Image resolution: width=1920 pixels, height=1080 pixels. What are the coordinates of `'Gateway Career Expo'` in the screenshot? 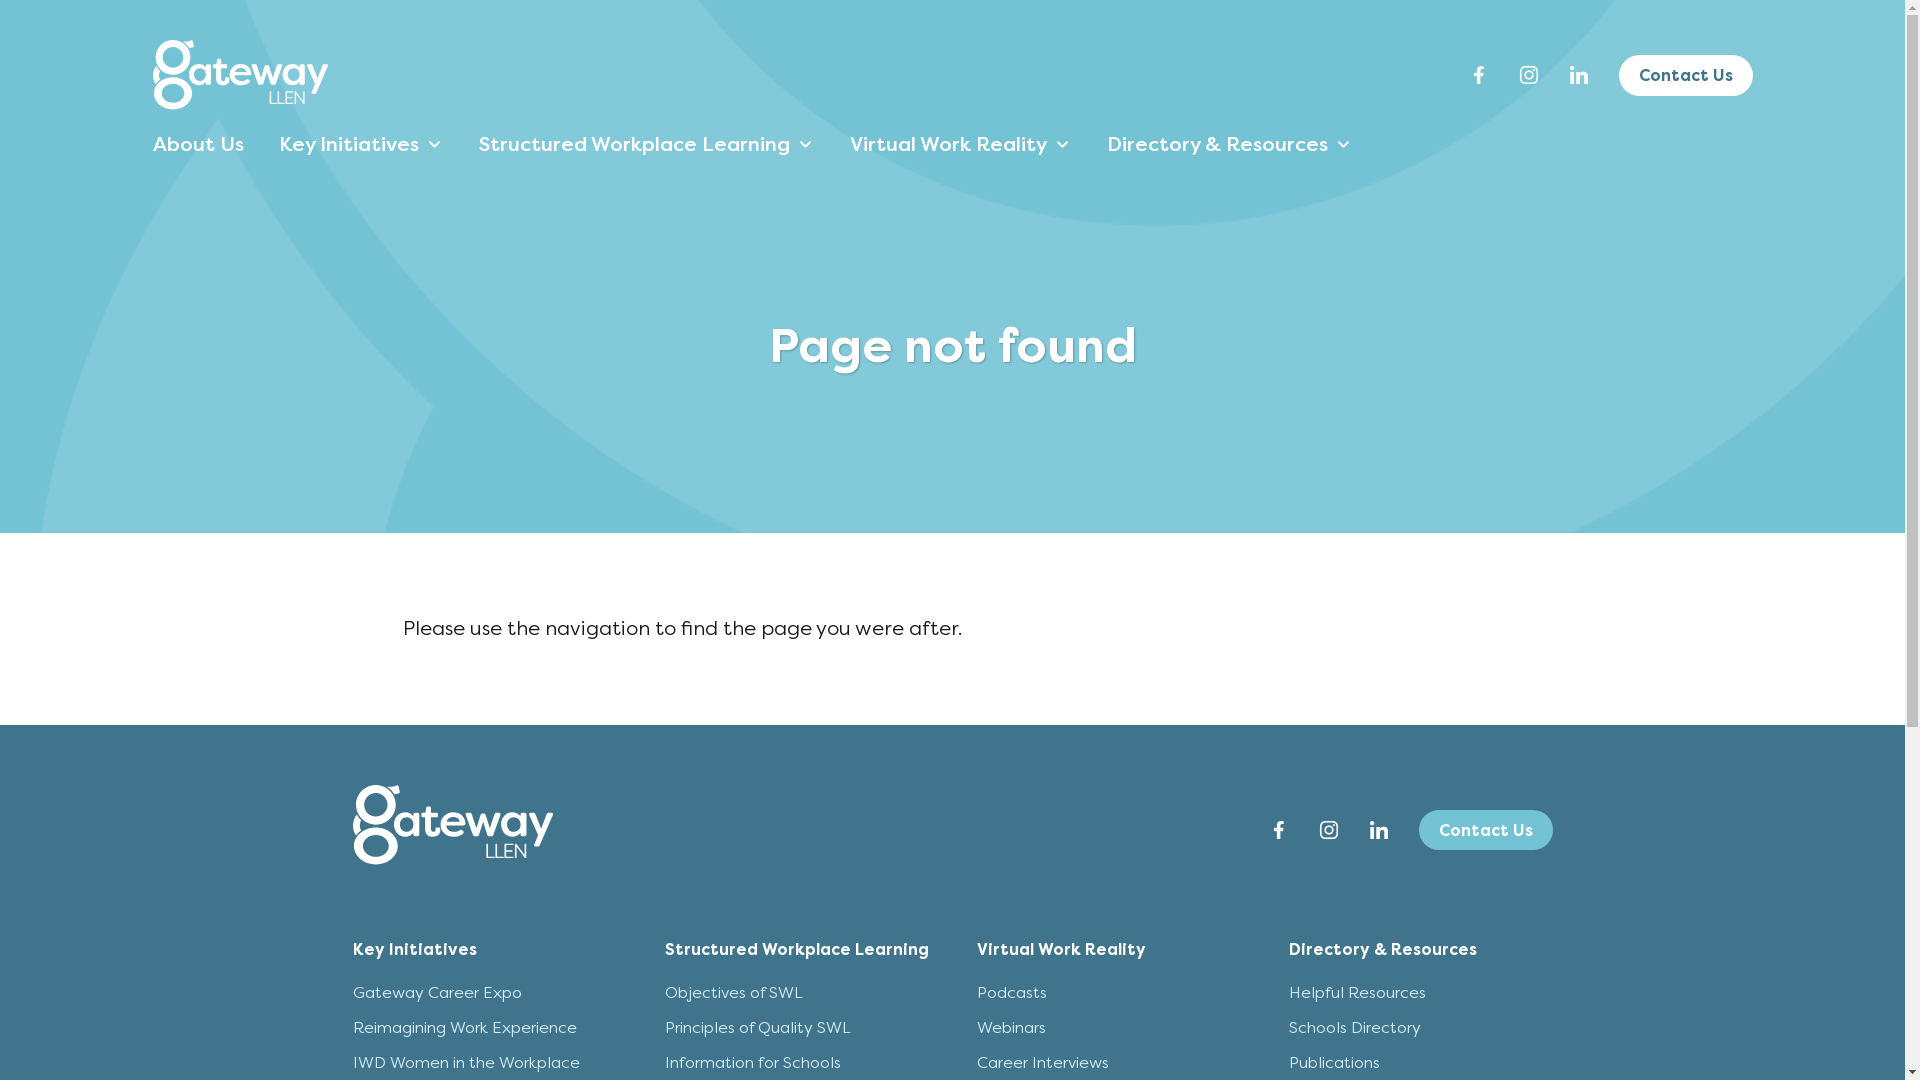 It's located at (435, 992).